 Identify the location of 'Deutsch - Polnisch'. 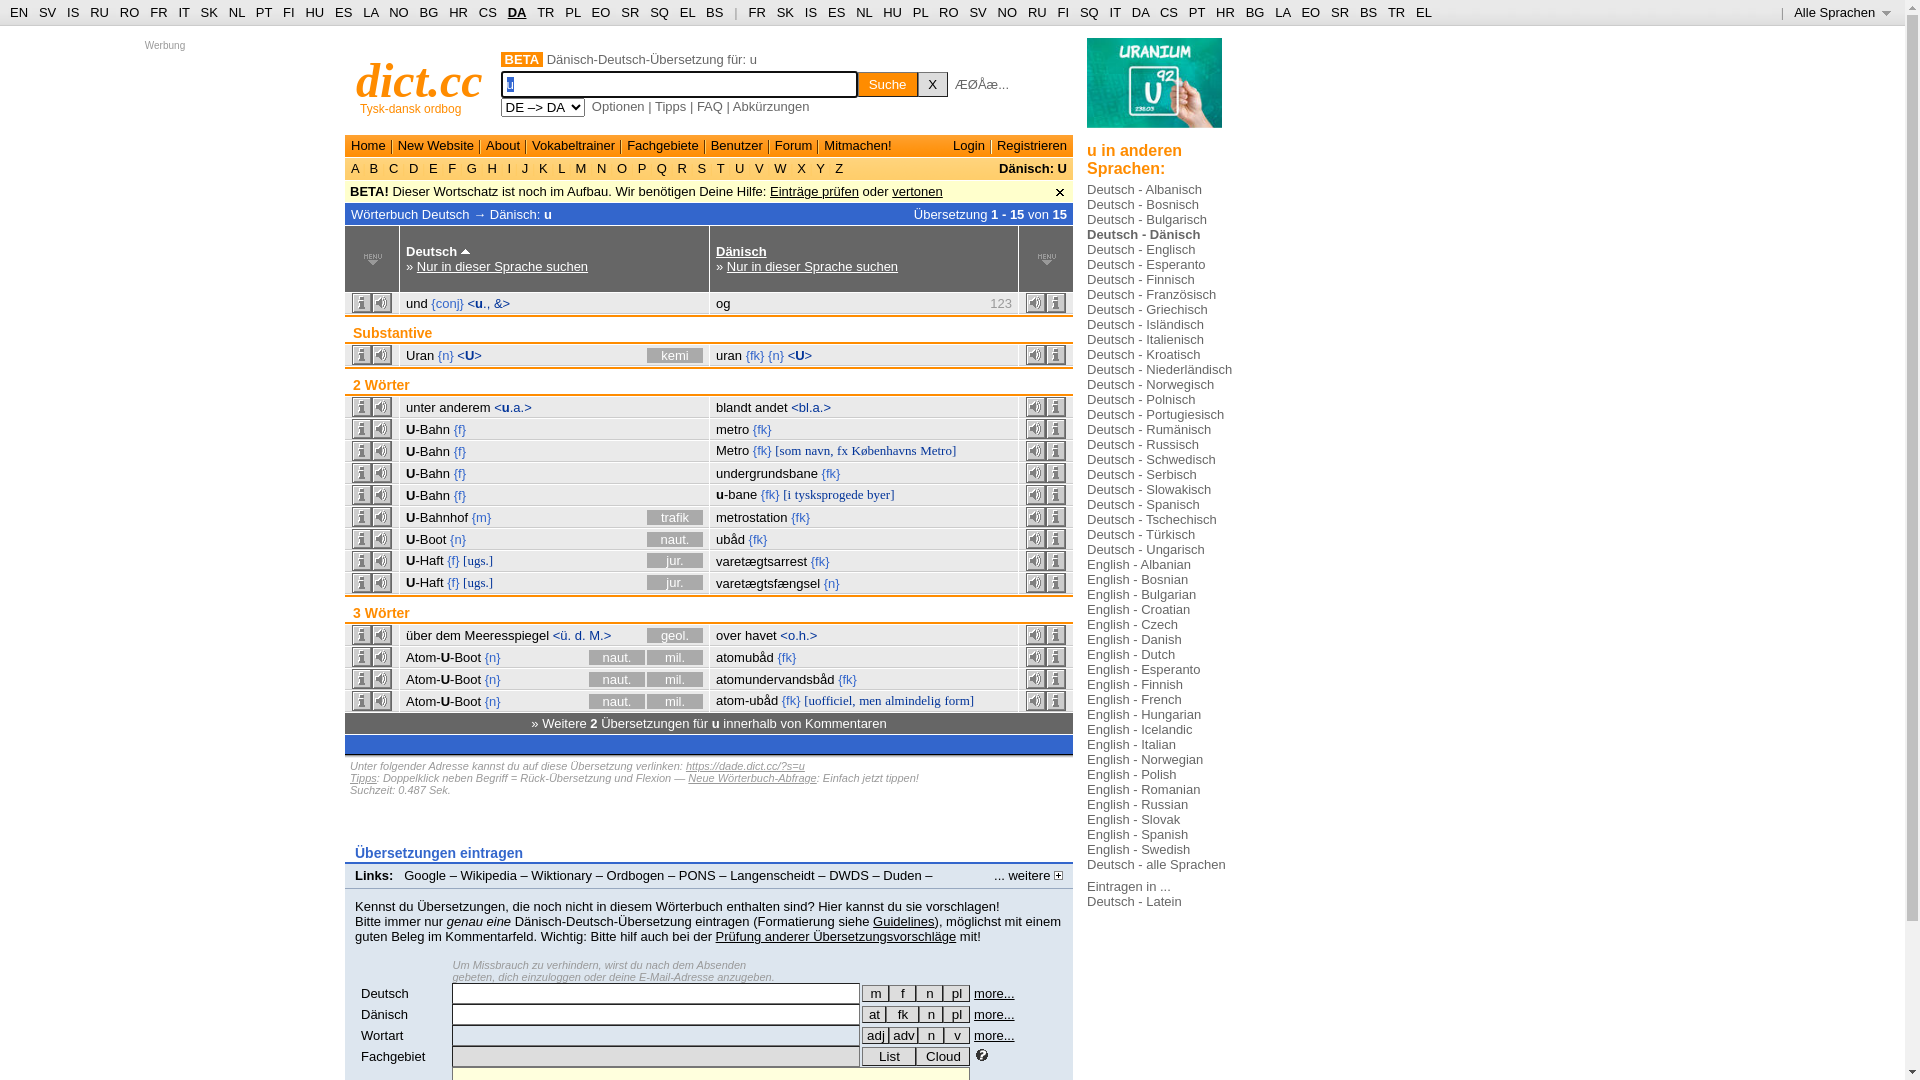
(1141, 399).